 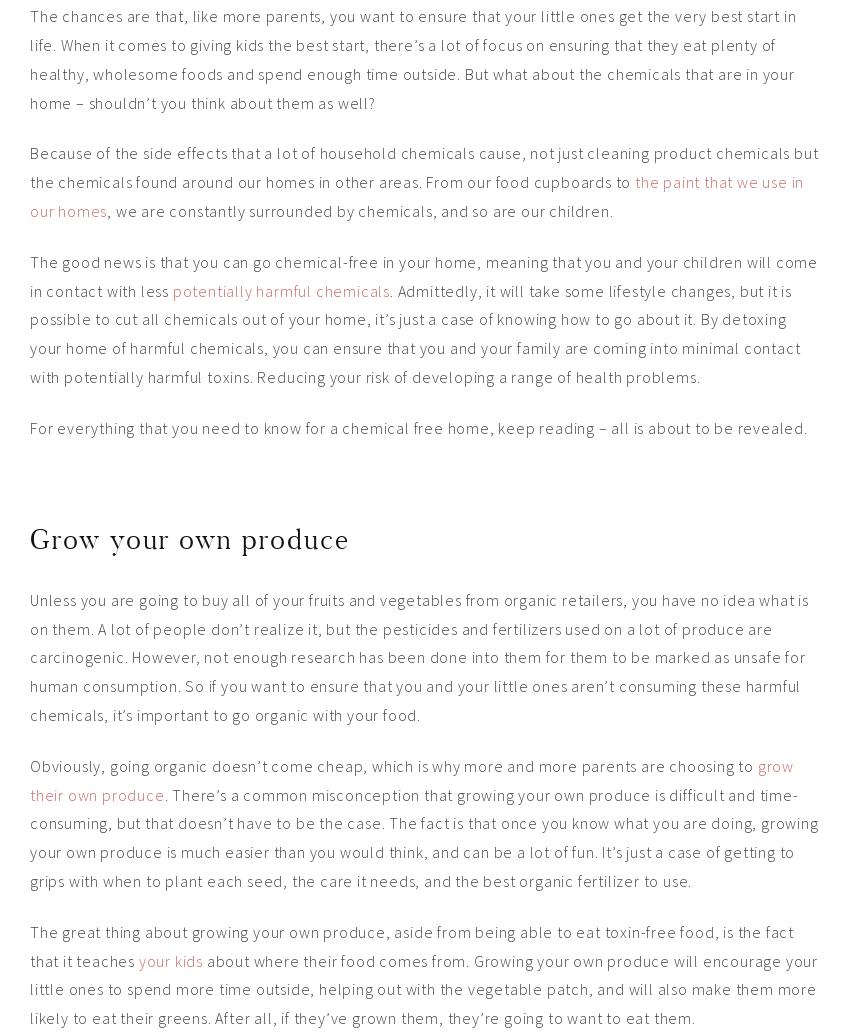 What do you see at coordinates (419, 655) in the screenshot?
I see `'Unless you are going to buy all of your fruits and vegetables from organic retailers, you have no idea what is on them. A lot of people don’t realize it, but the pesticides and fertilizers used on a lot of produce are carcinogenic. However, not enough research has been done into them for them to be marked as unsafe for human consumption. So if you want to ensure that you and your little ones aren’t consuming these harmful chemicals, it’s important to go organic with your food.'` at bounding box center [419, 655].